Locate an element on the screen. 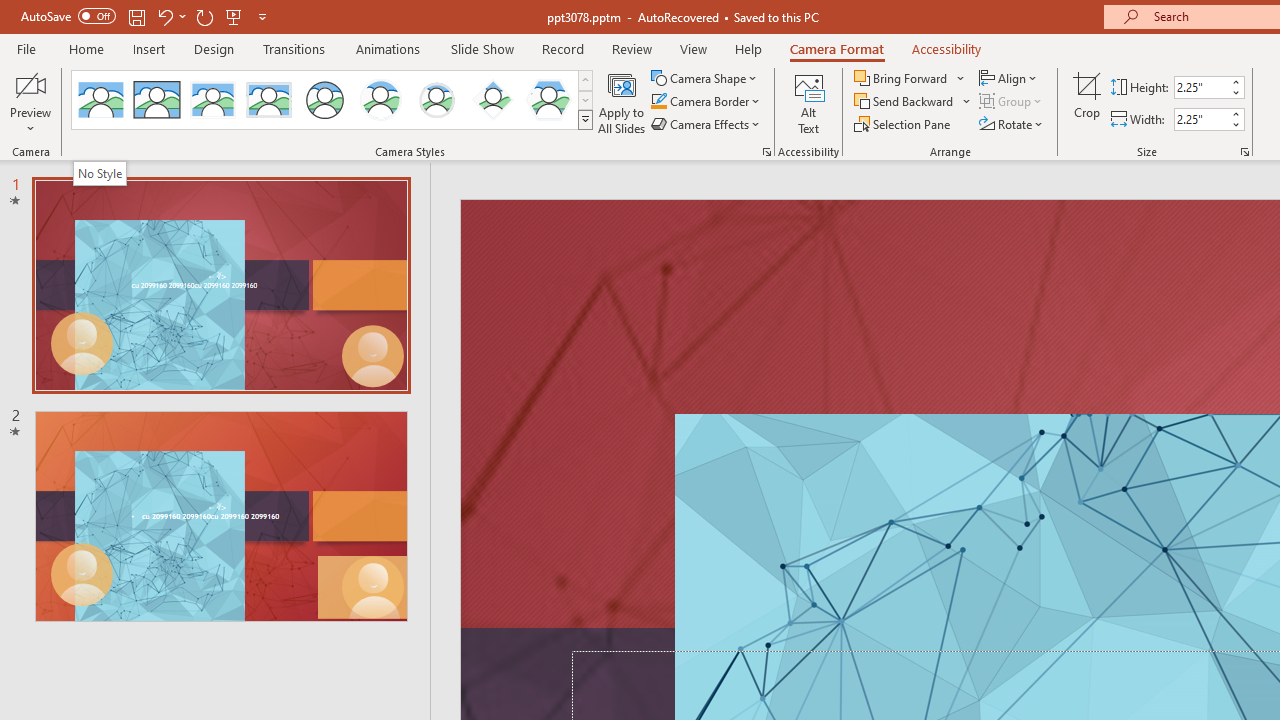 Image resolution: width=1280 pixels, height=720 pixels. 'No Style' is located at coordinates (98, 172).